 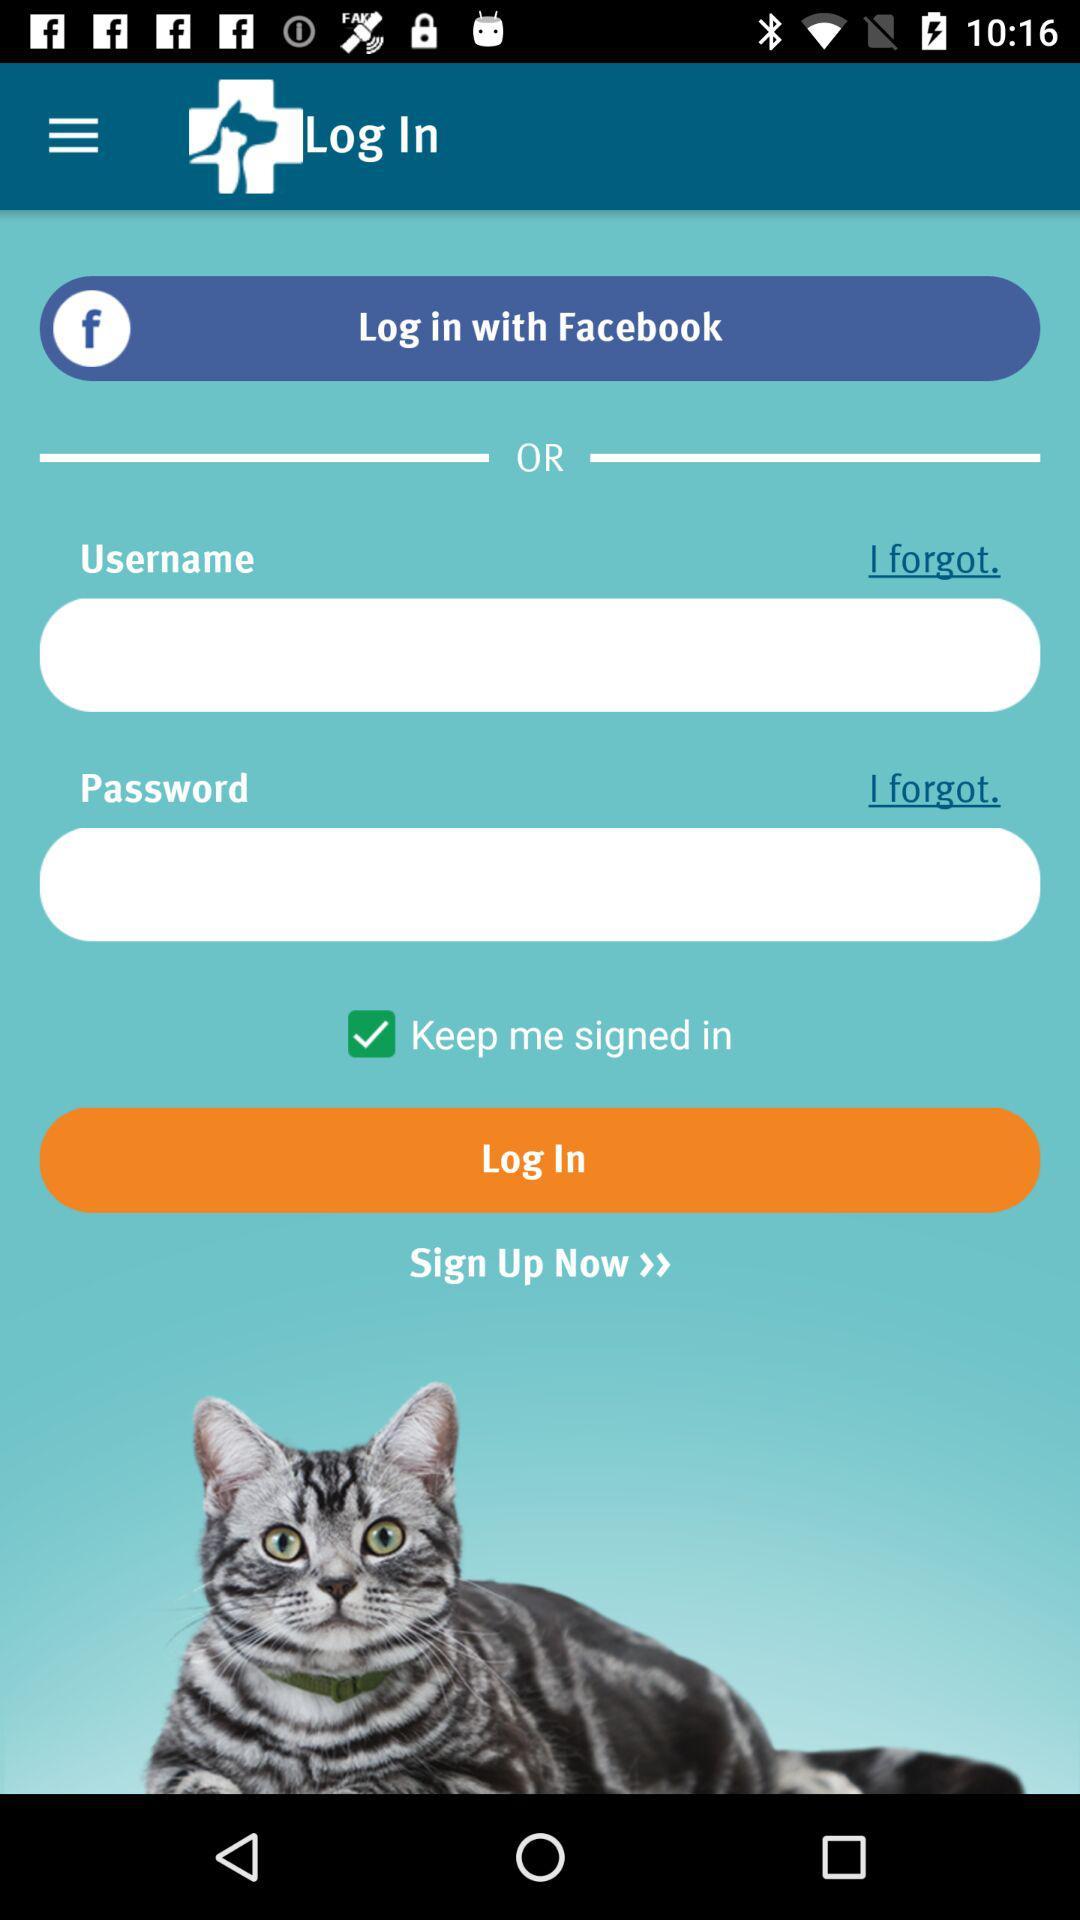 What do you see at coordinates (540, 883) in the screenshot?
I see `item below password icon` at bounding box center [540, 883].